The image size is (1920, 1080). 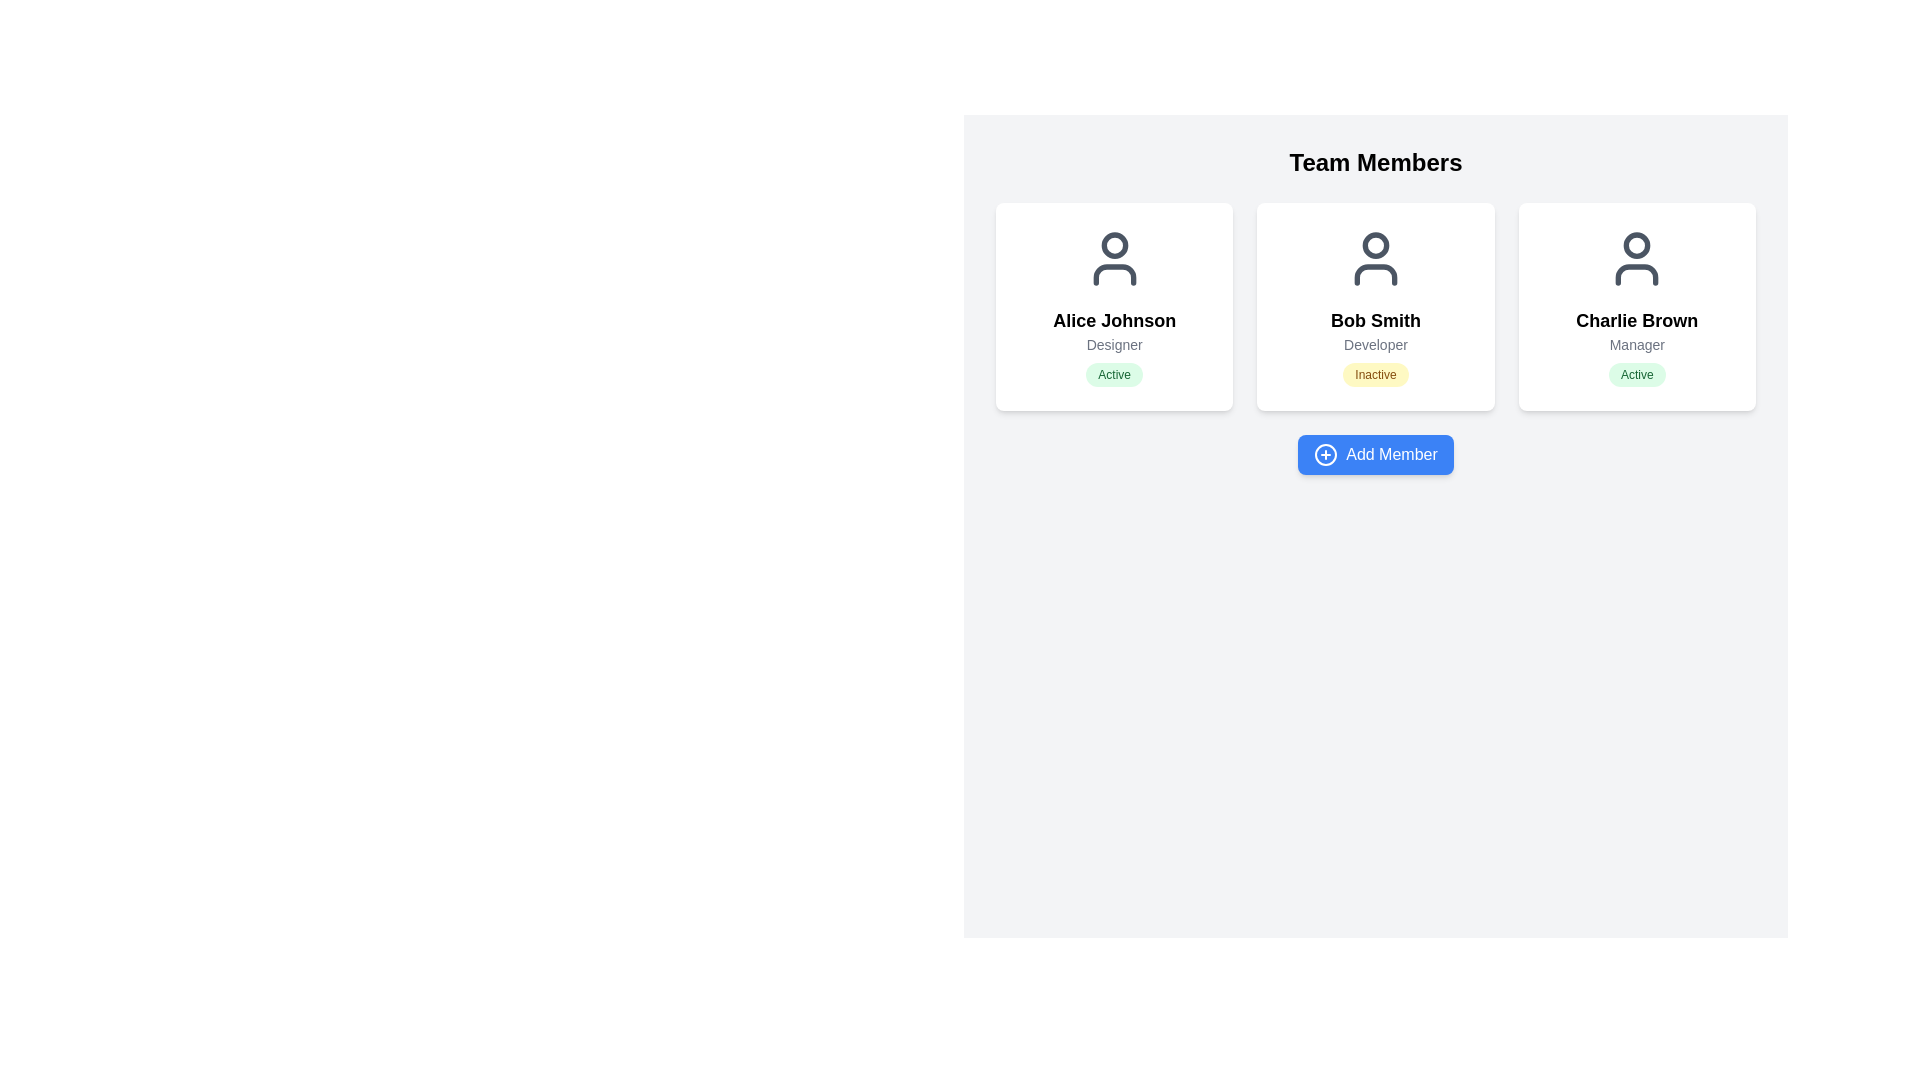 I want to click on displayed text of the small green rectangular badge labeled 'Active' located at the bottom of Charlie Brown's profile card in the Team Members section, so click(x=1637, y=374).